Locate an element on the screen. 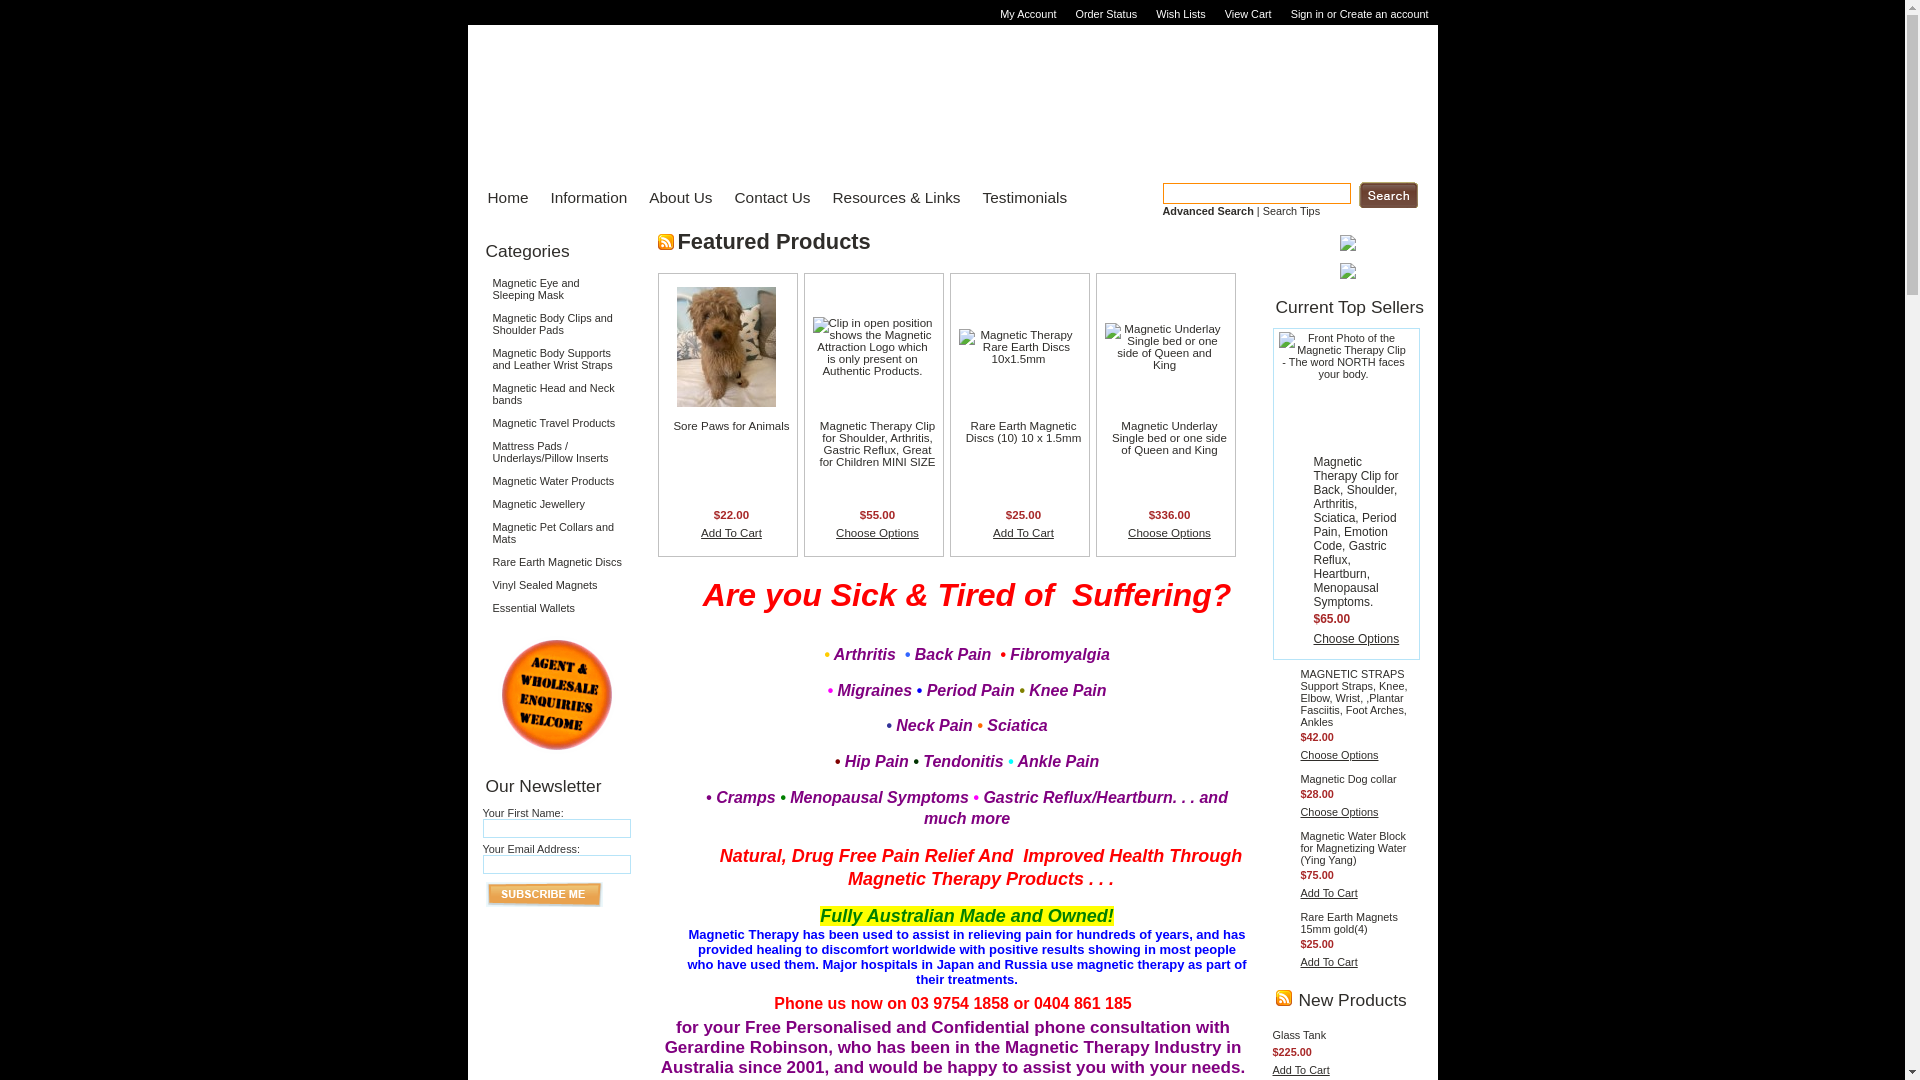 This screenshot has width=1920, height=1080. 'Magnetic Eye and Sleeping Mask' is located at coordinates (481, 289).